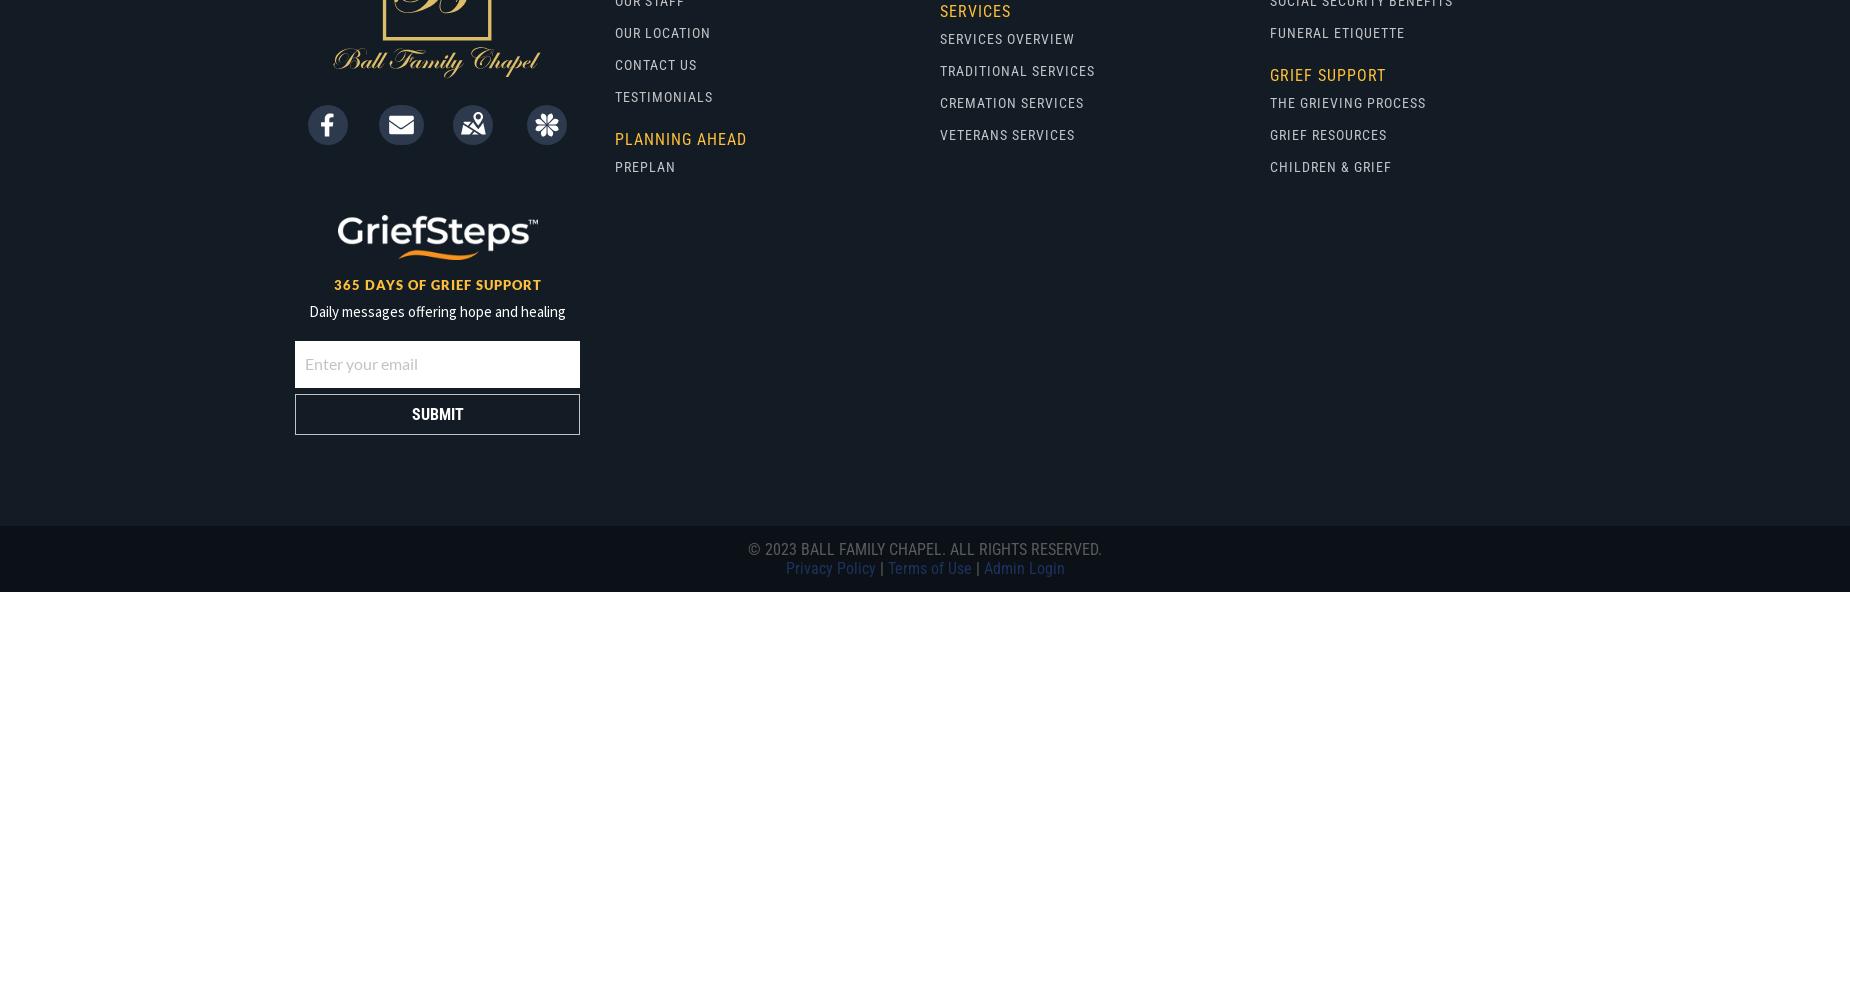 The height and width of the screenshot is (1000, 1850). Describe the element at coordinates (928, 567) in the screenshot. I see `'Terms of Use'` at that location.